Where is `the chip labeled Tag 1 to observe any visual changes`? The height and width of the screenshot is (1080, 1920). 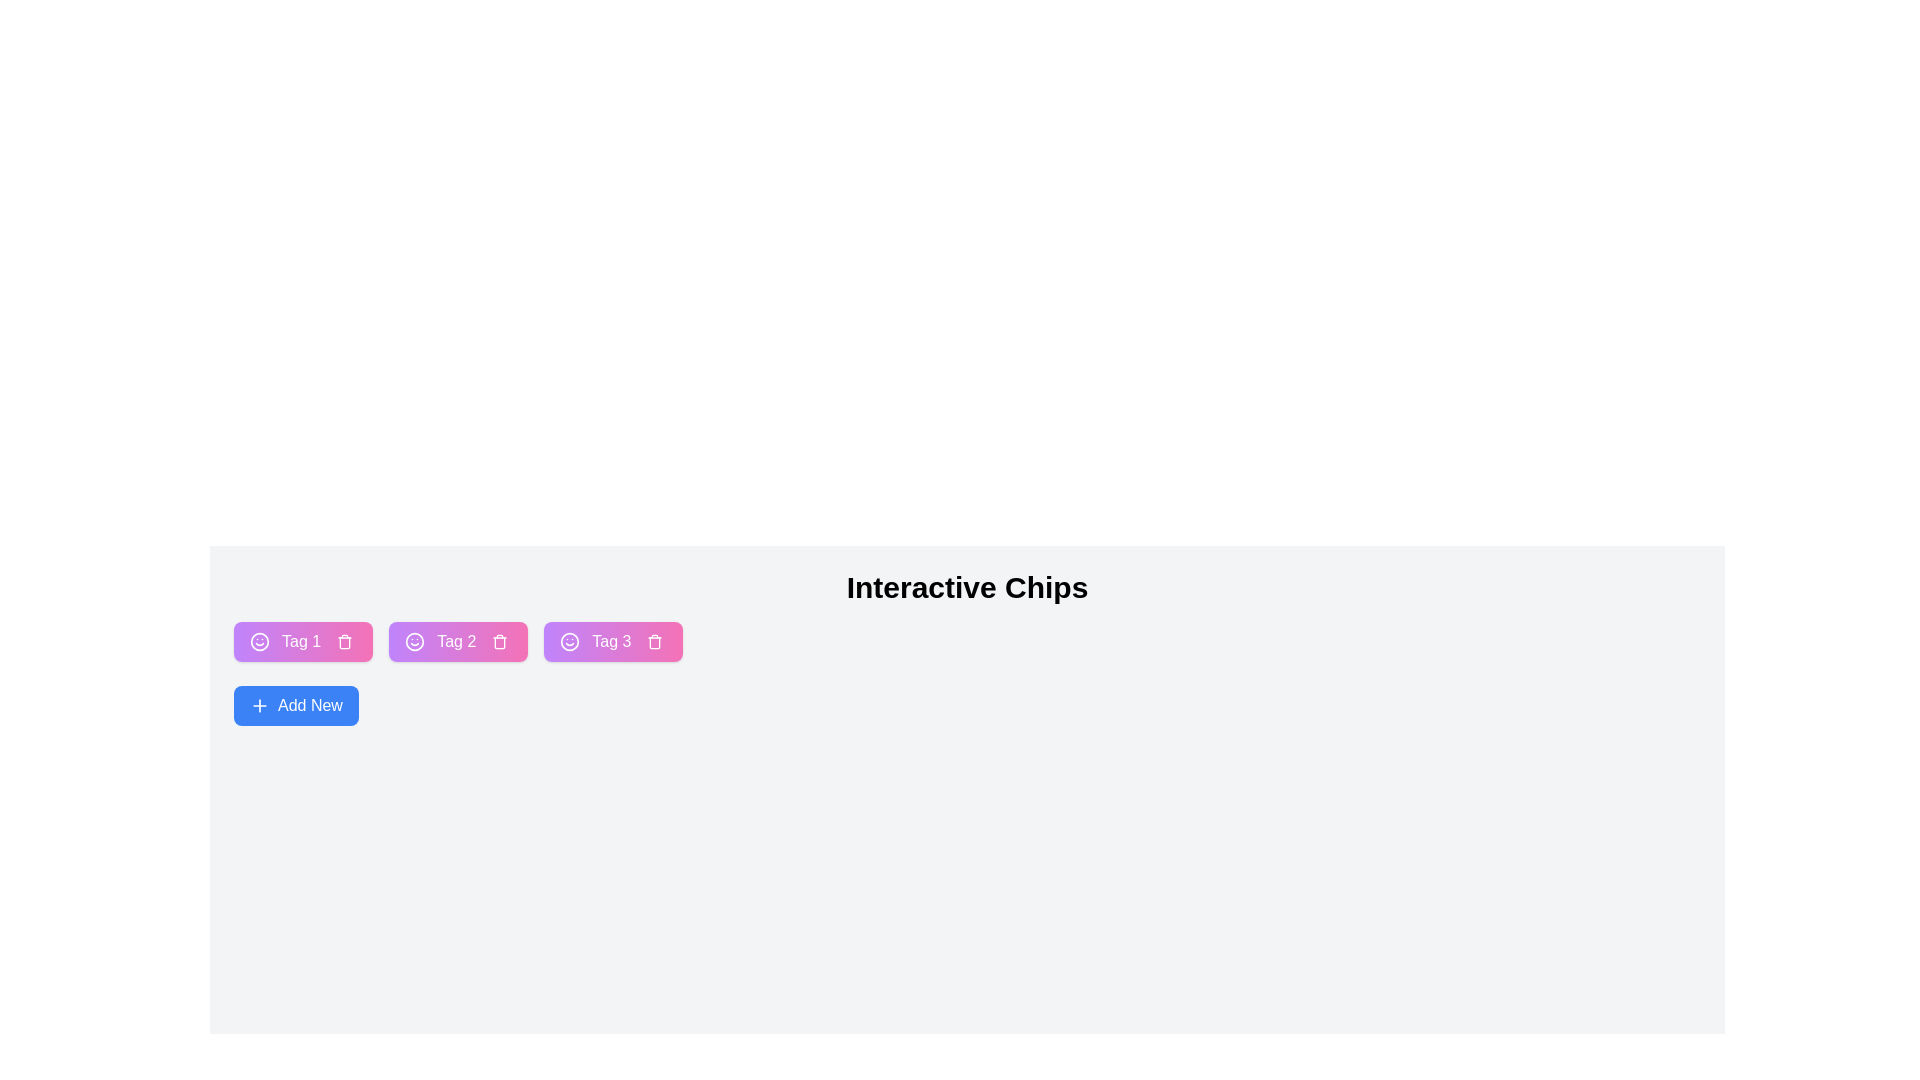
the chip labeled Tag 1 to observe any visual changes is located at coordinates (301, 641).